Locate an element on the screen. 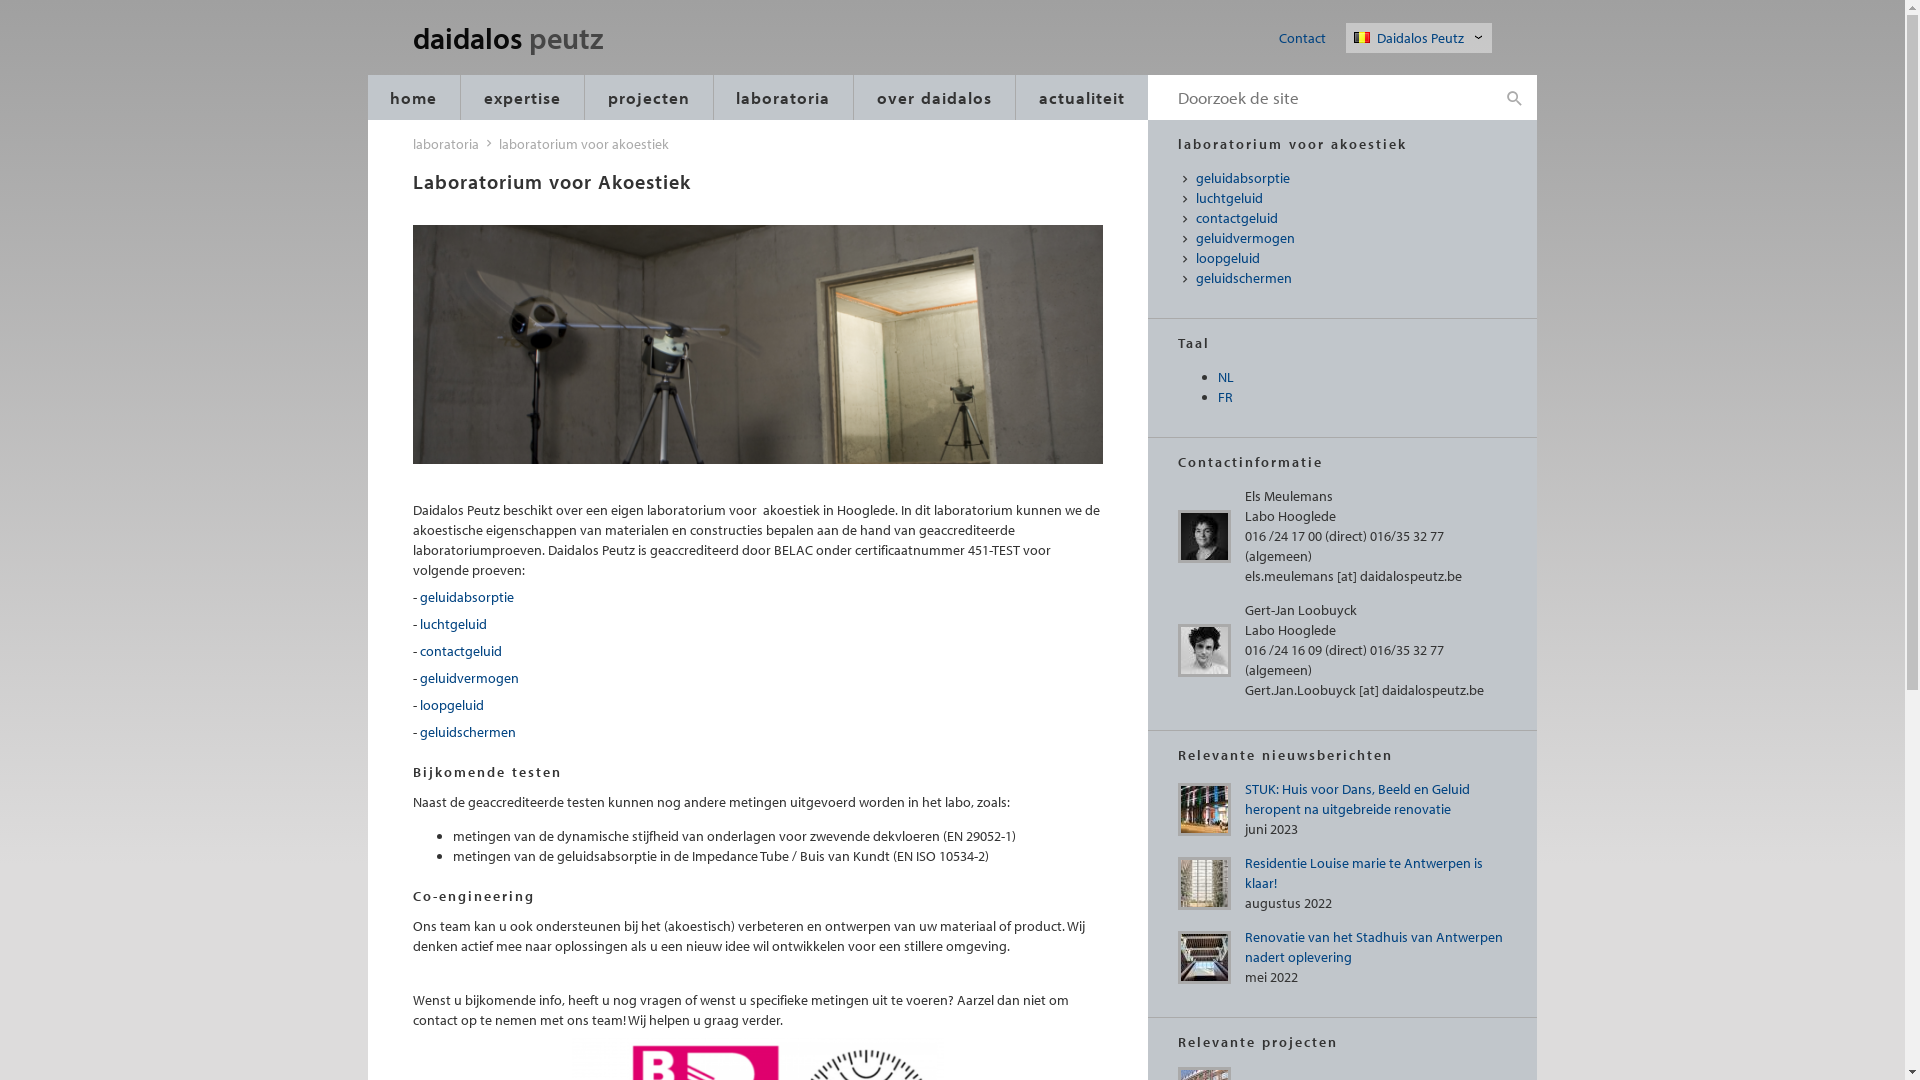 The height and width of the screenshot is (1080, 1920). 'daidalos peutz' is located at coordinates (534, 39).